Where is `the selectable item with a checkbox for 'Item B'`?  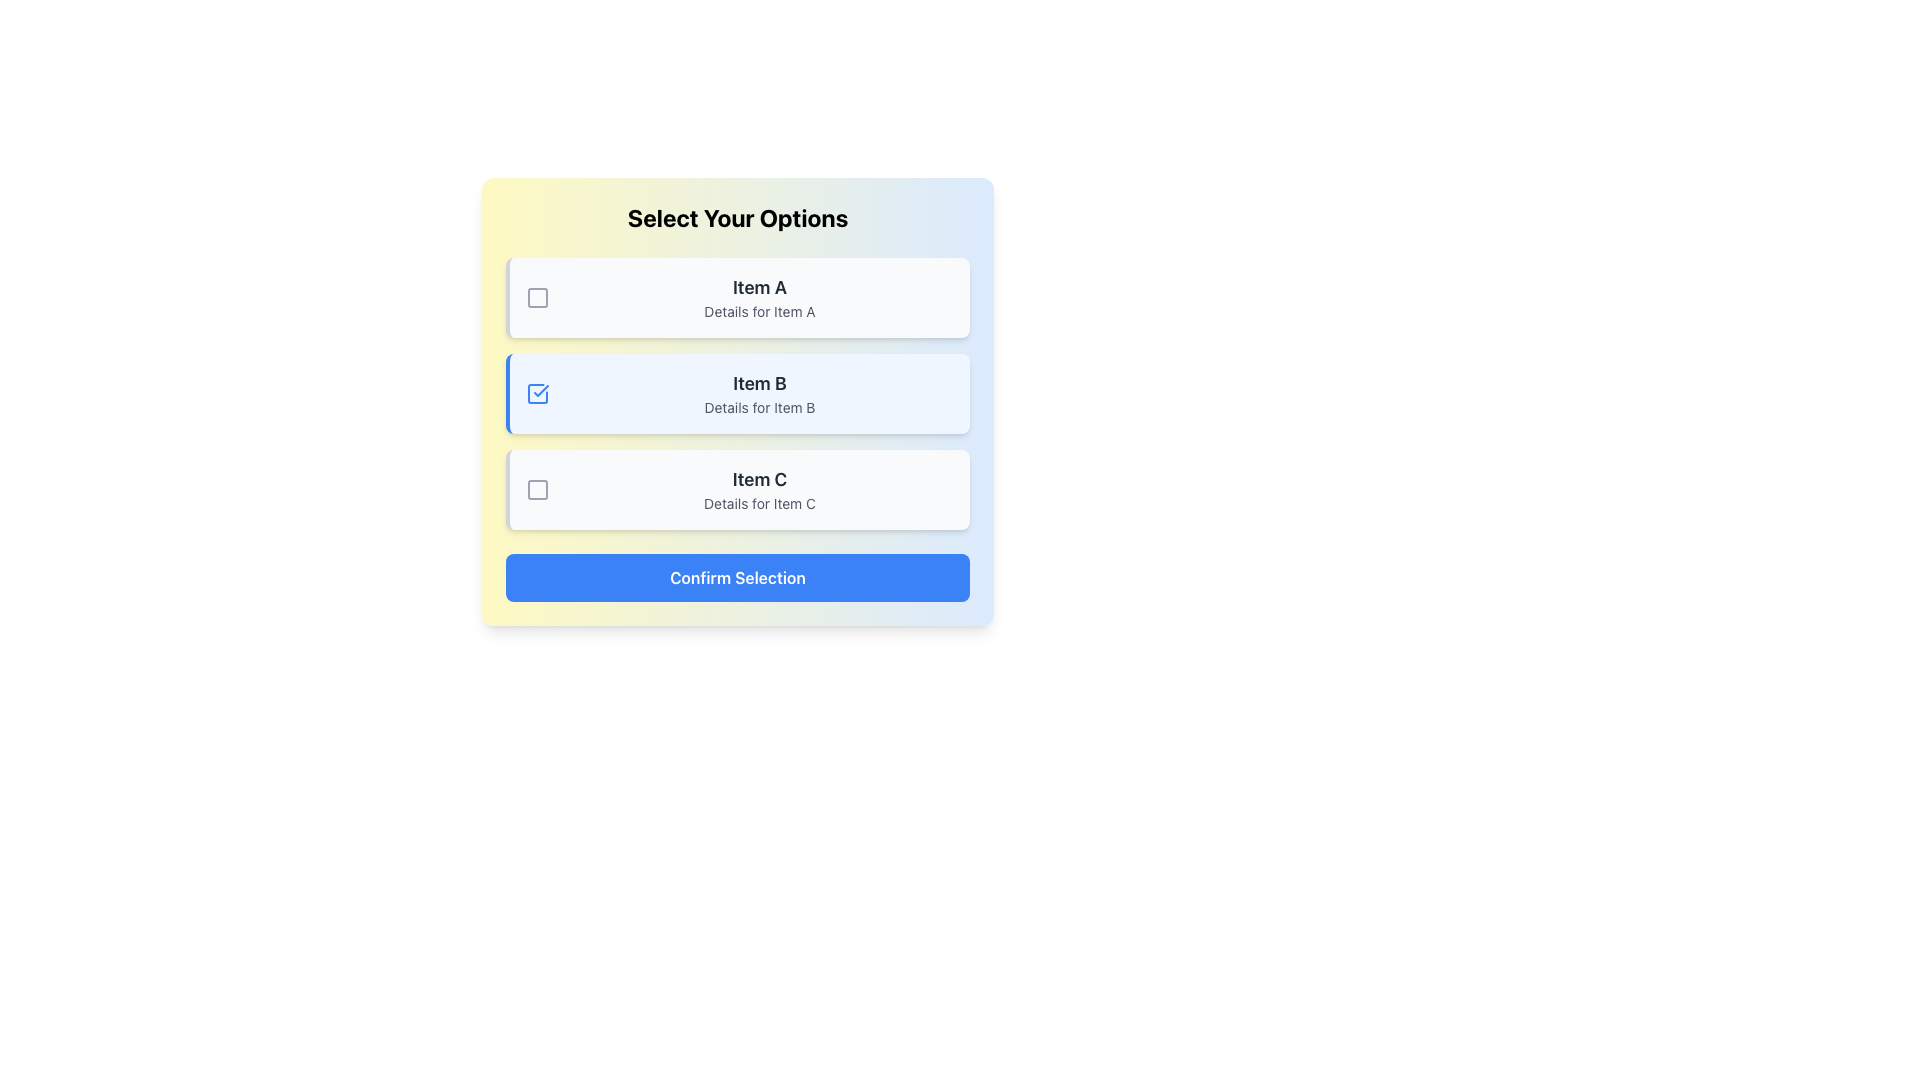
the selectable item with a checkbox for 'Item B' is located at coordinates (737, 393).